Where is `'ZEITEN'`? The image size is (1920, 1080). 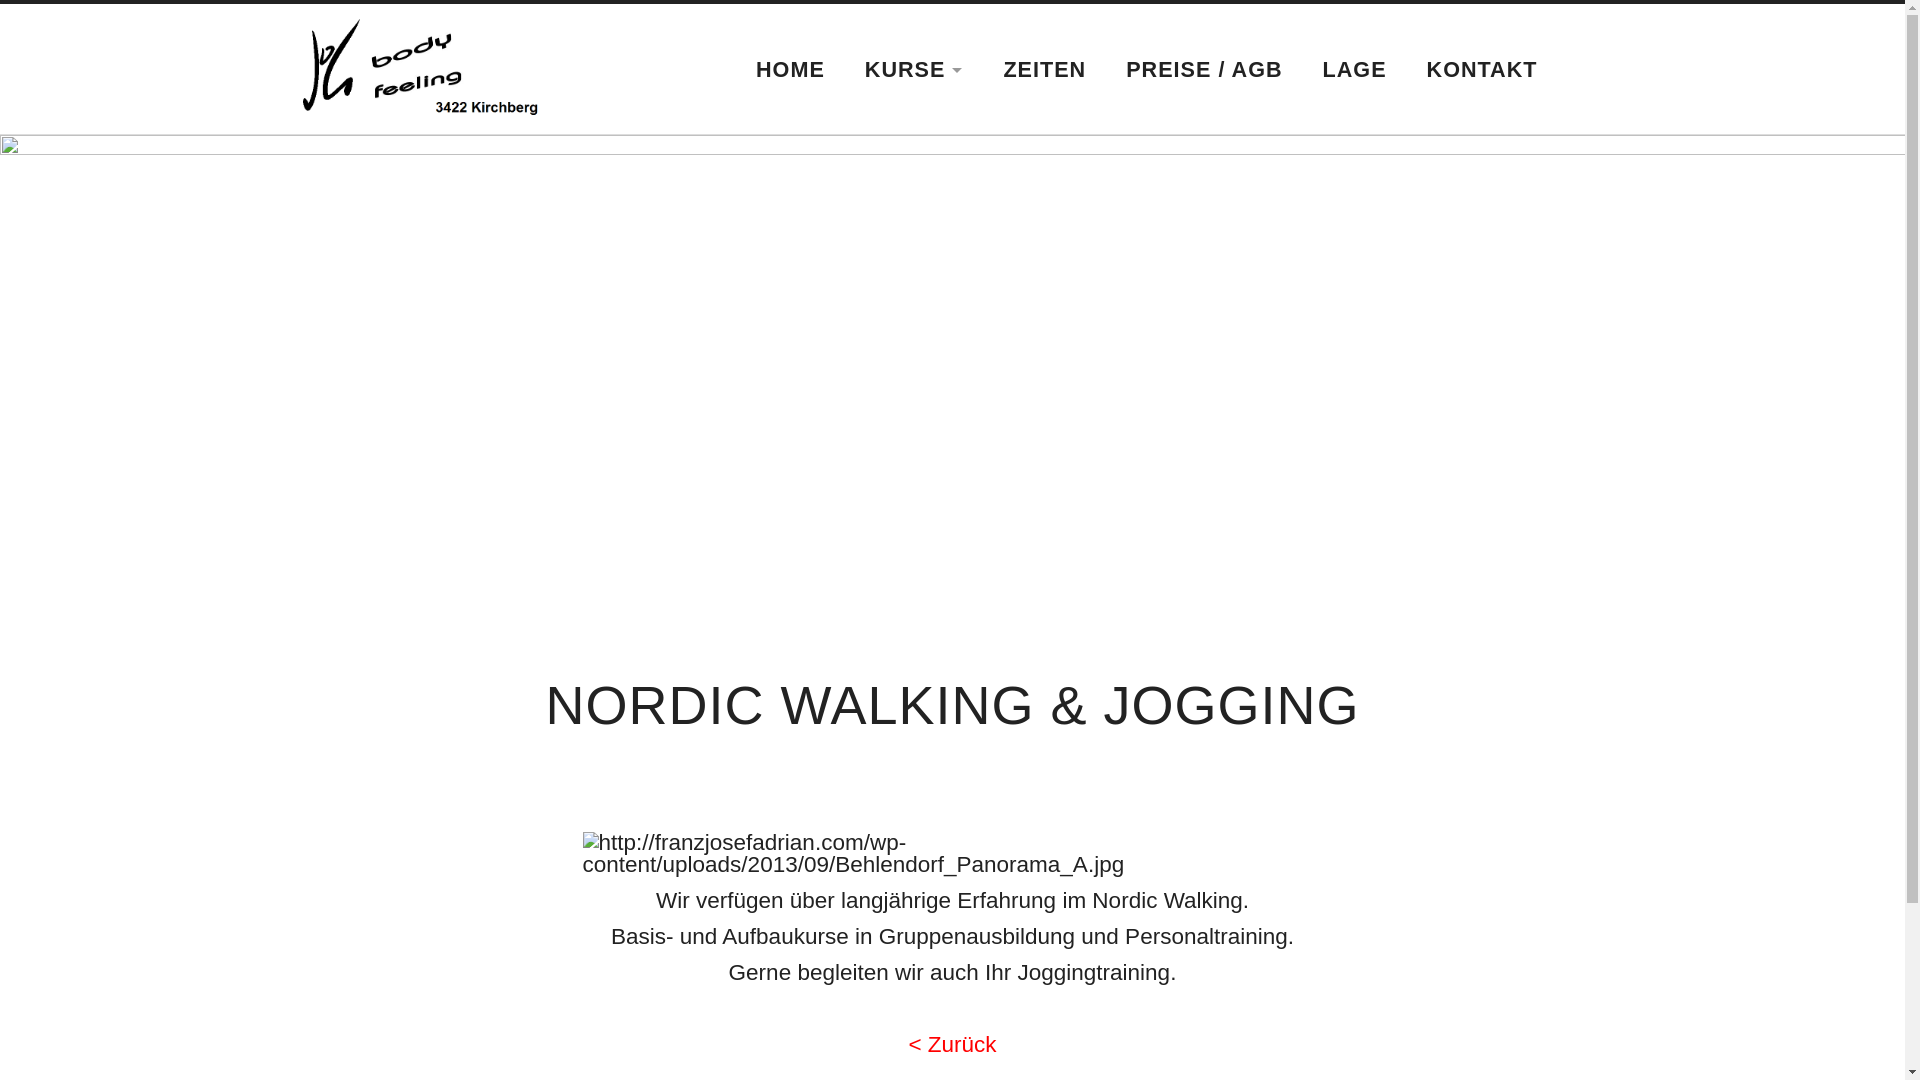
'ZEITEN' is located at coordinates (1043, 68).